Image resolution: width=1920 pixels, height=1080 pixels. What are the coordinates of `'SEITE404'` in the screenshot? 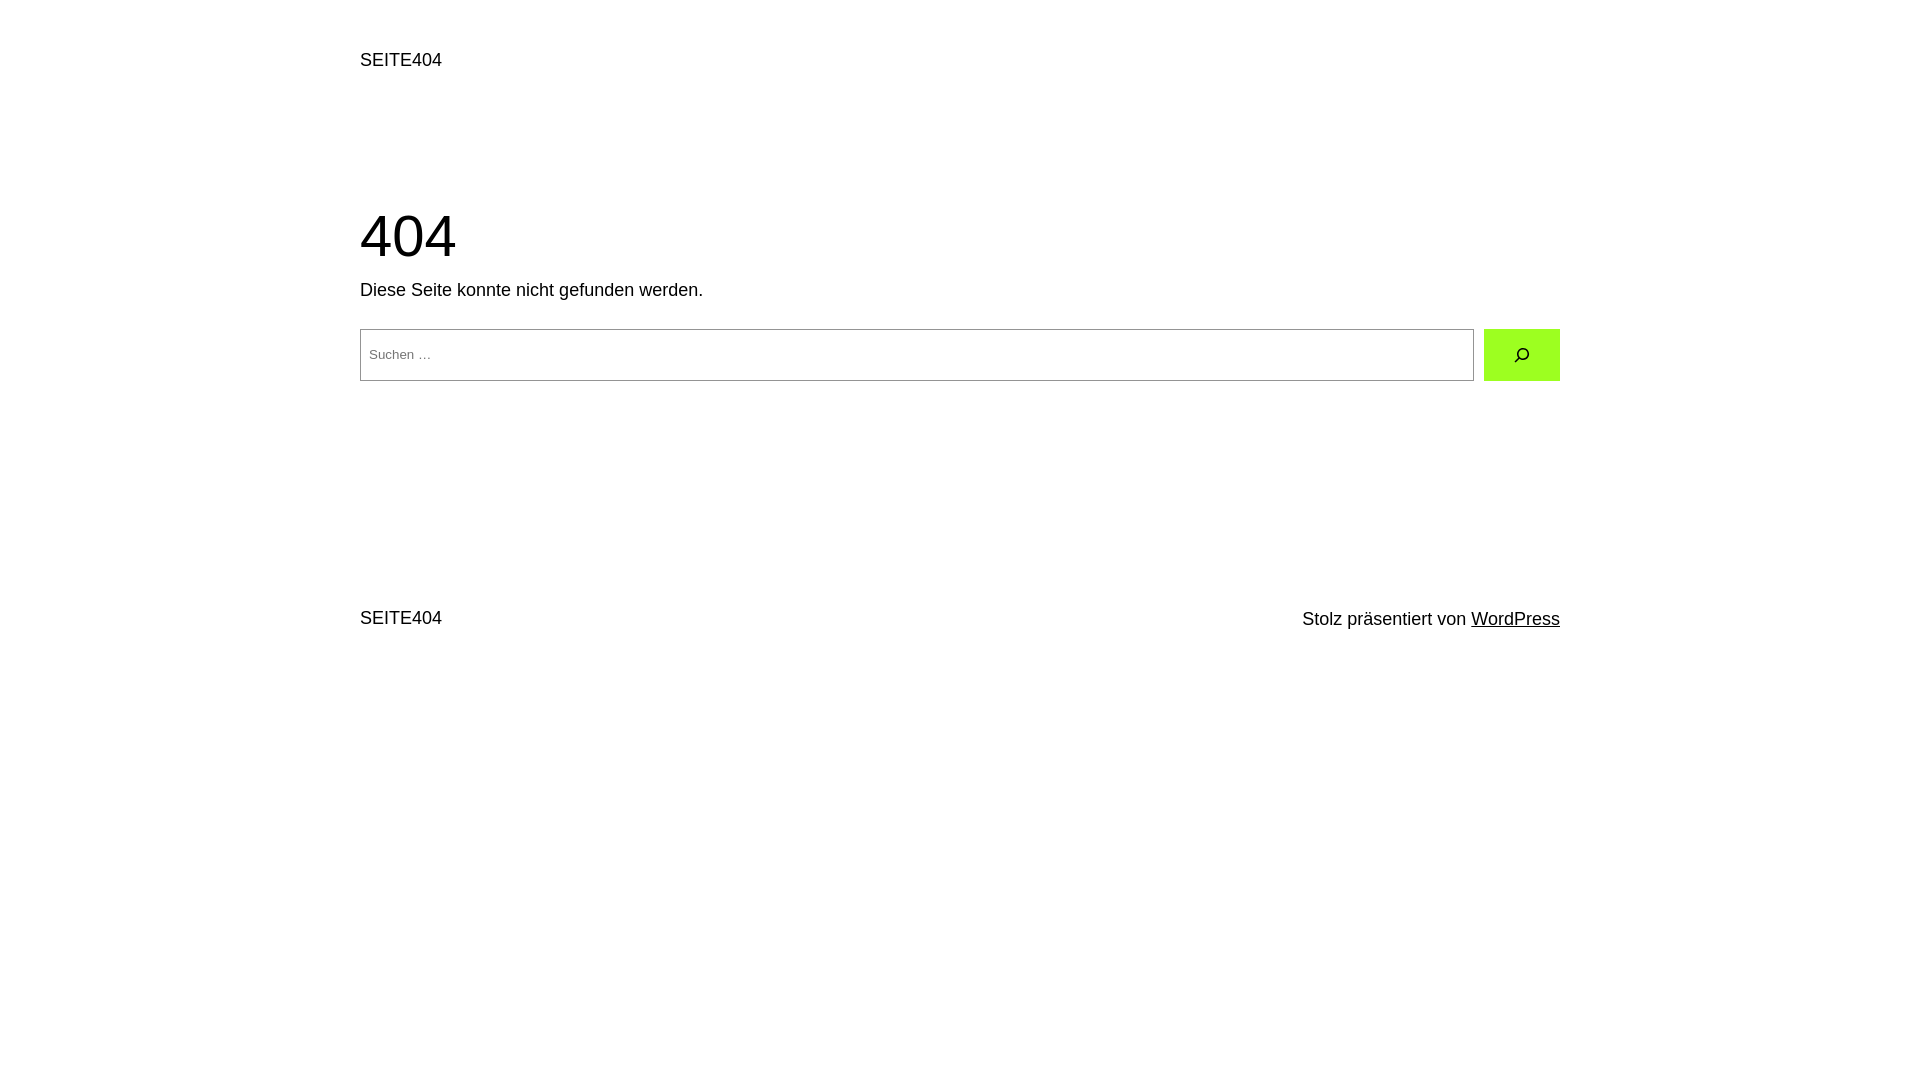 It's located at (400, 616).